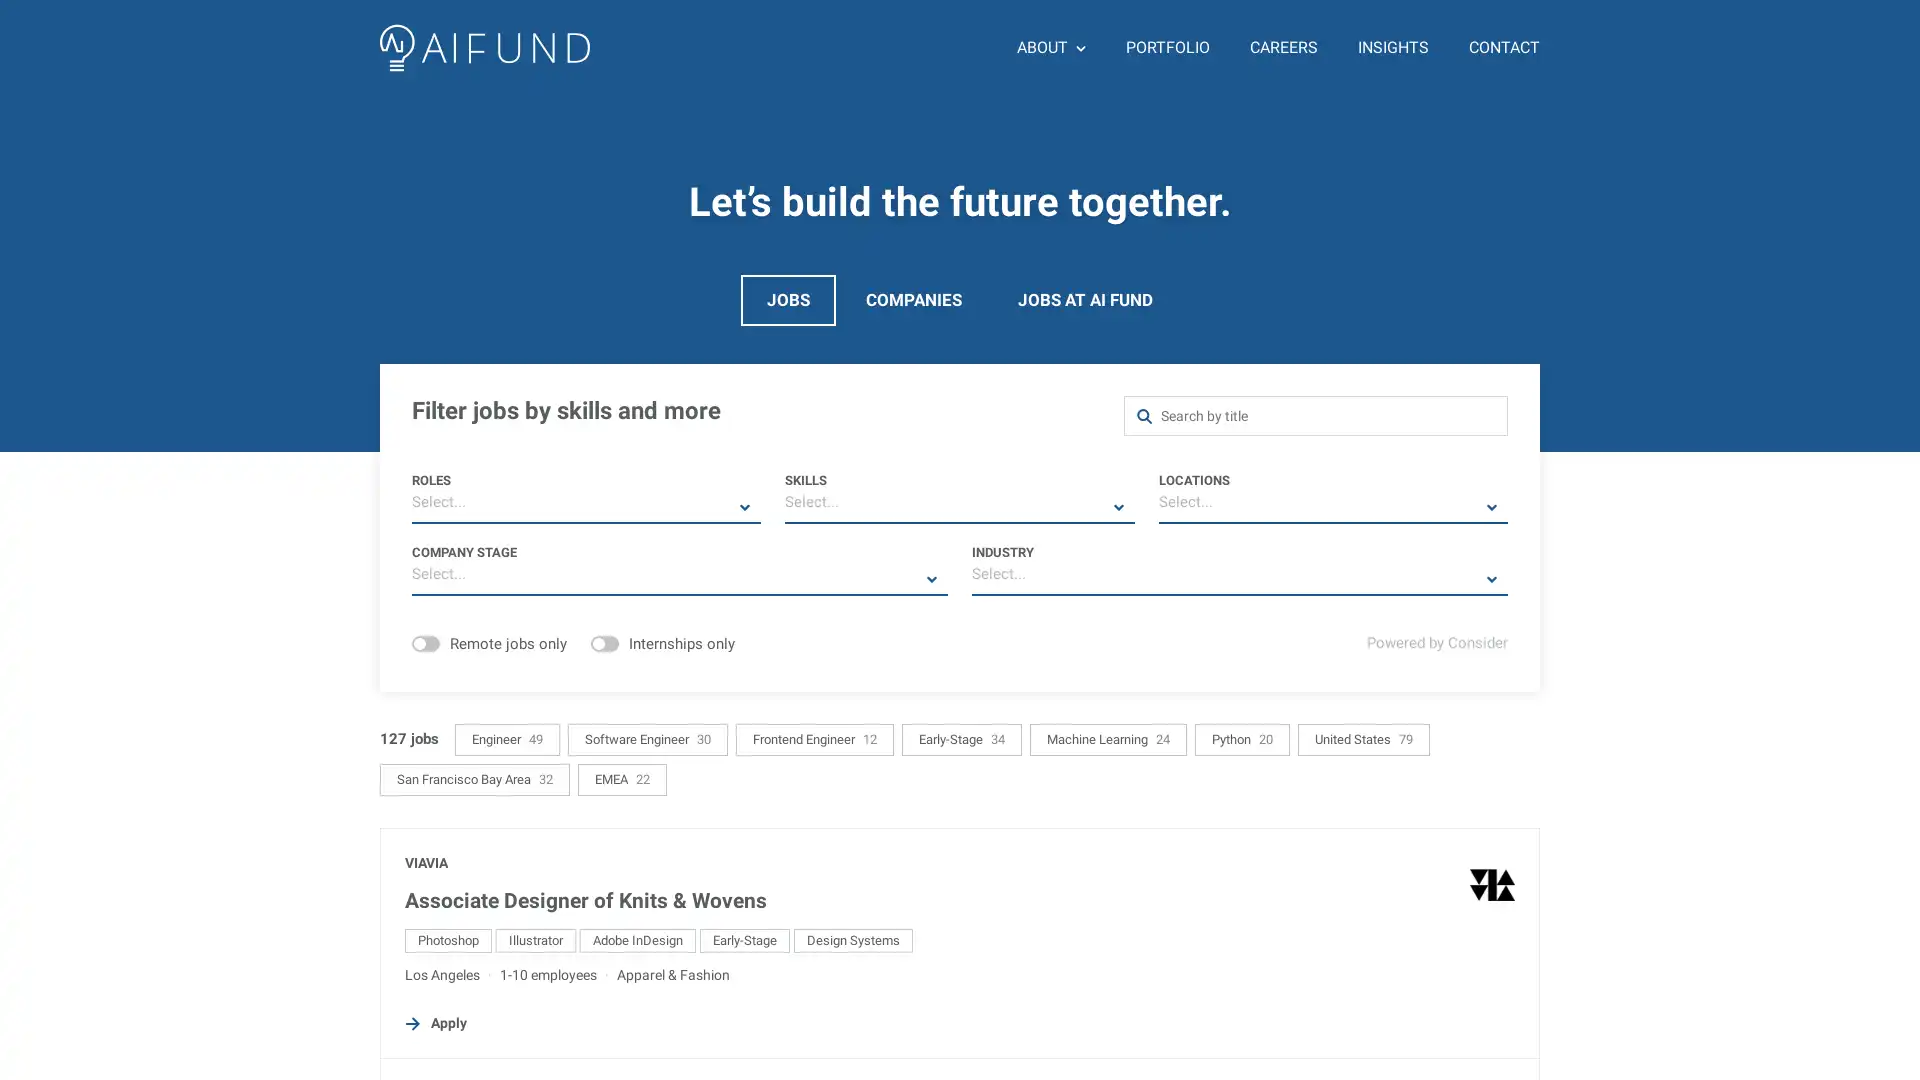 The width and height of the screenshot is (1920, 1080). What do you see at coordinates (958, 490) in the screenshot?
I see `SKILLS Select...` at bounding box center [958, 490].